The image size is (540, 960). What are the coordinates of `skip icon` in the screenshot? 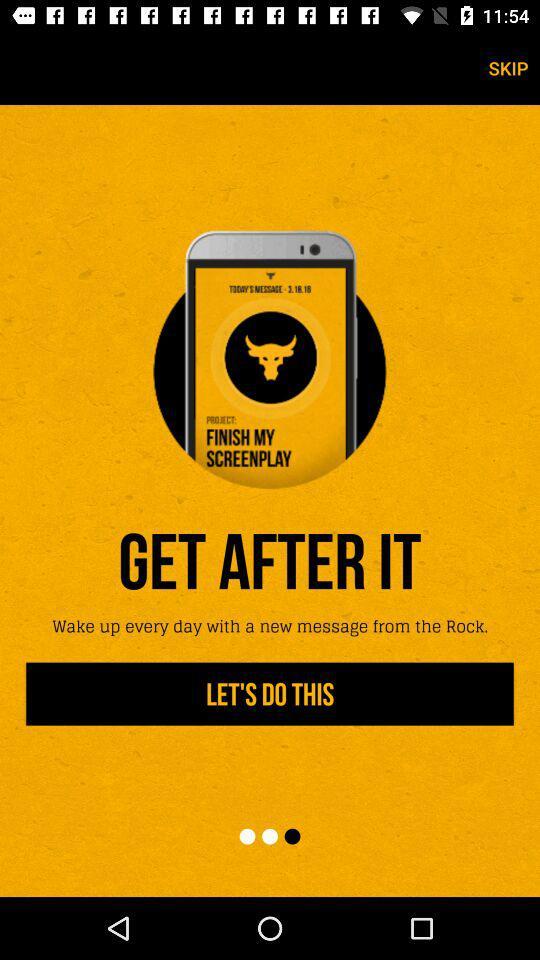 It's located at (508, 68).